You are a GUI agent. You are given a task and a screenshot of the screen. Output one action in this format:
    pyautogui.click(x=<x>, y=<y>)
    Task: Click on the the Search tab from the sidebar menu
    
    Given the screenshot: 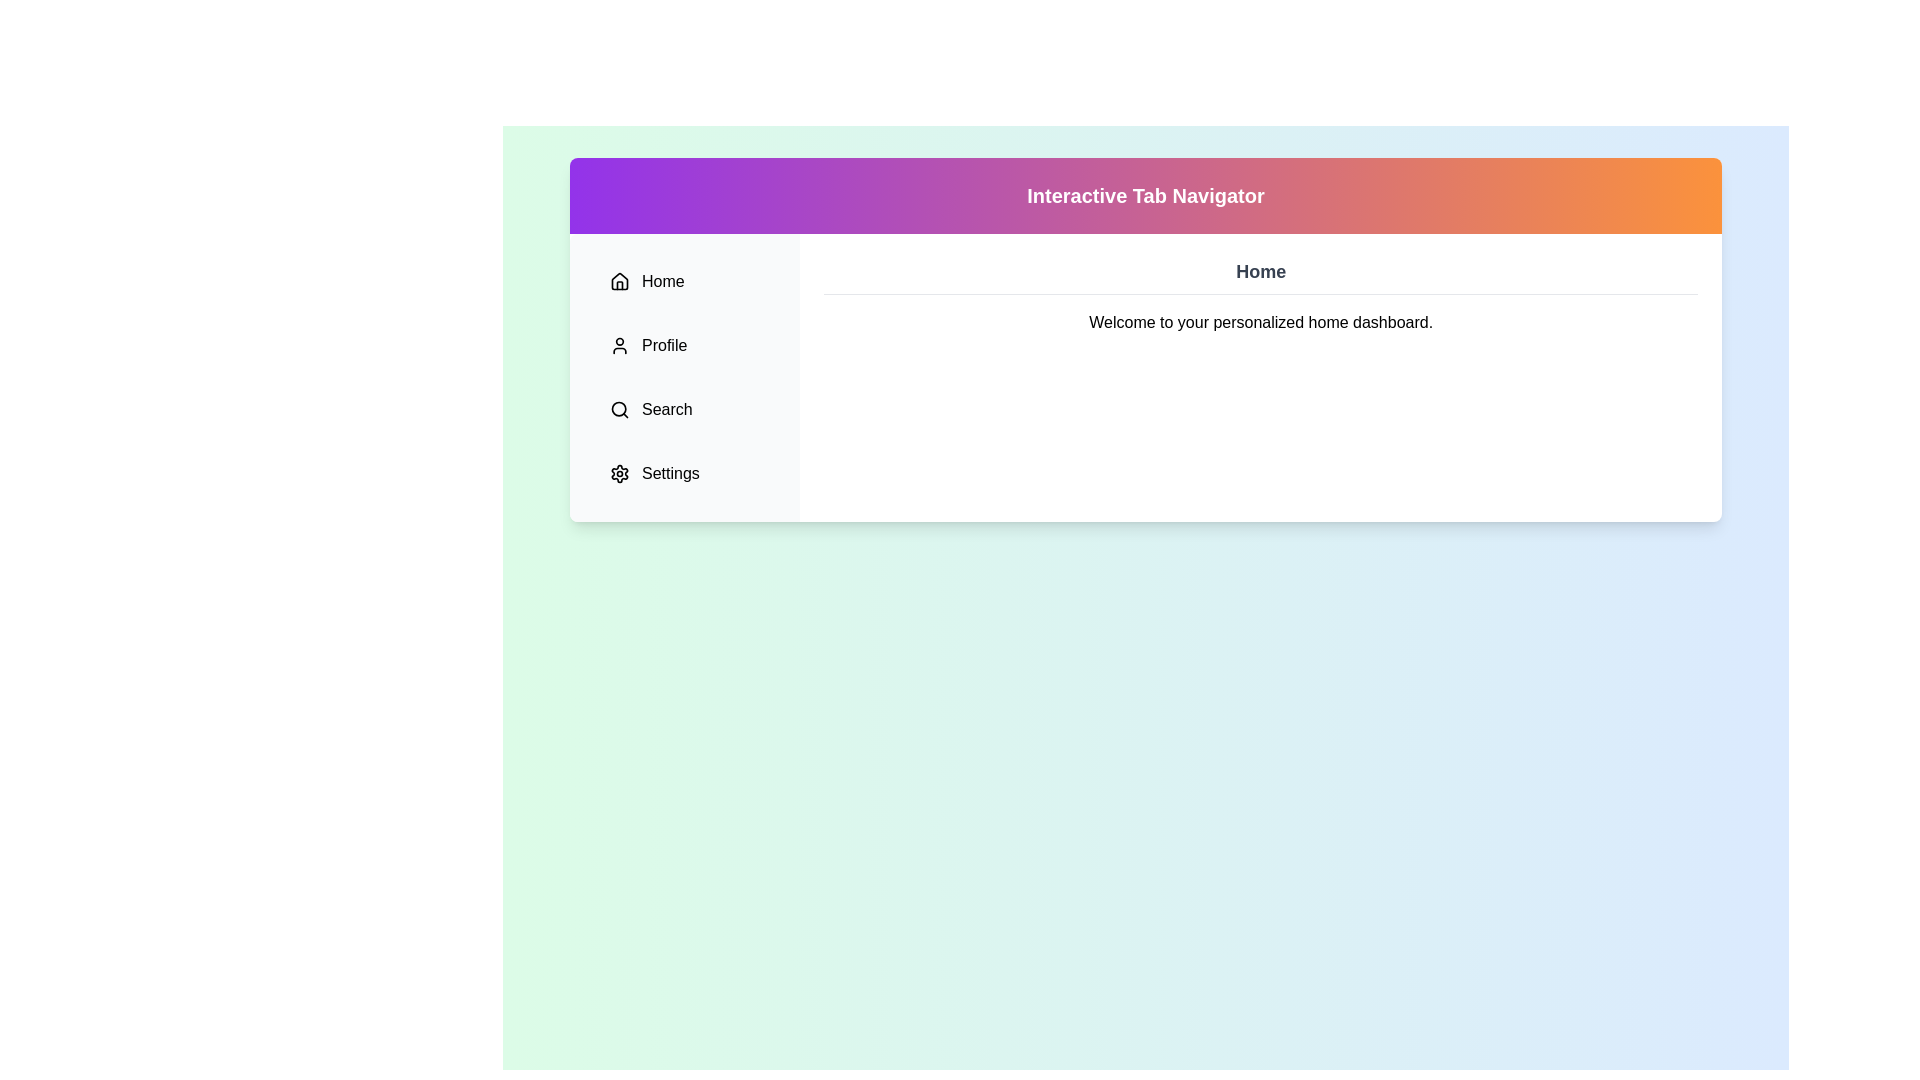 What is the action you would take?
    pyautogui.click(x=685, y=408)
    